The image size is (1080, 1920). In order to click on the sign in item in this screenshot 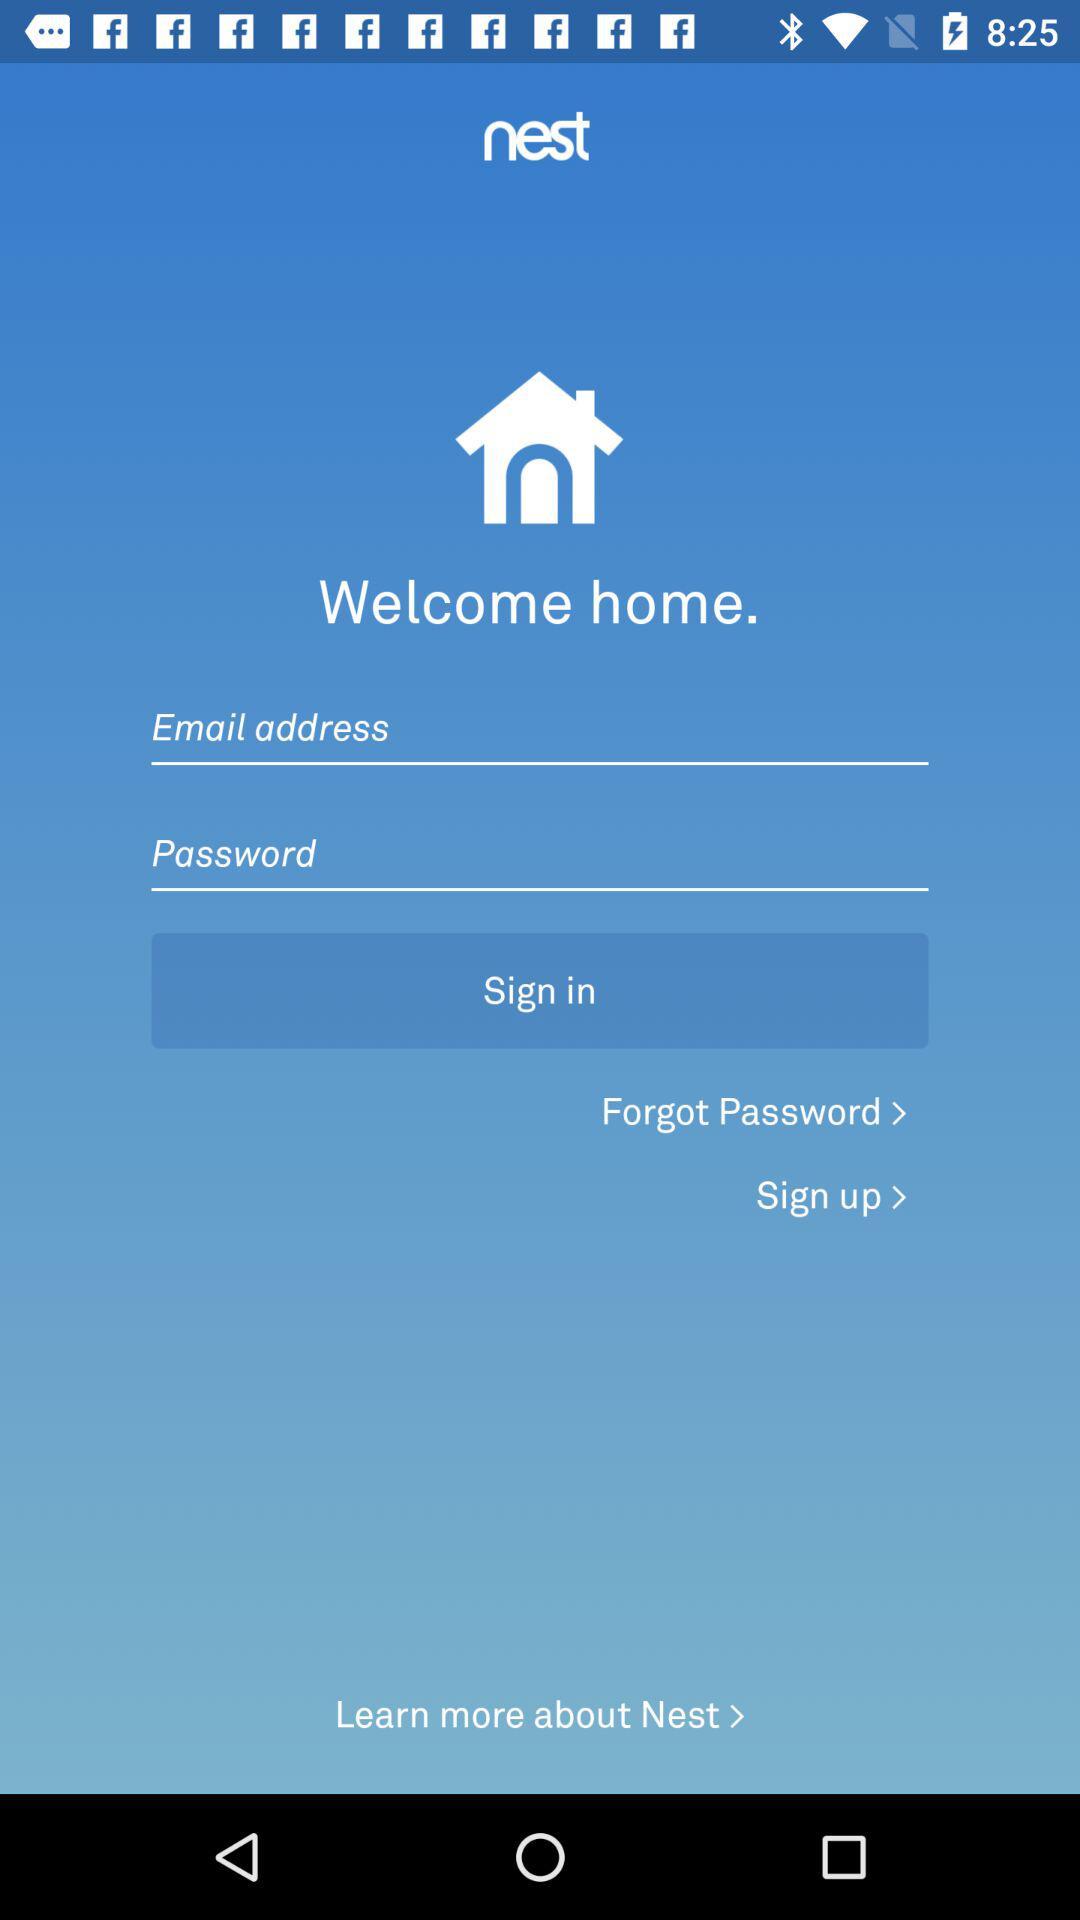, I will do `click(540, 990)`.